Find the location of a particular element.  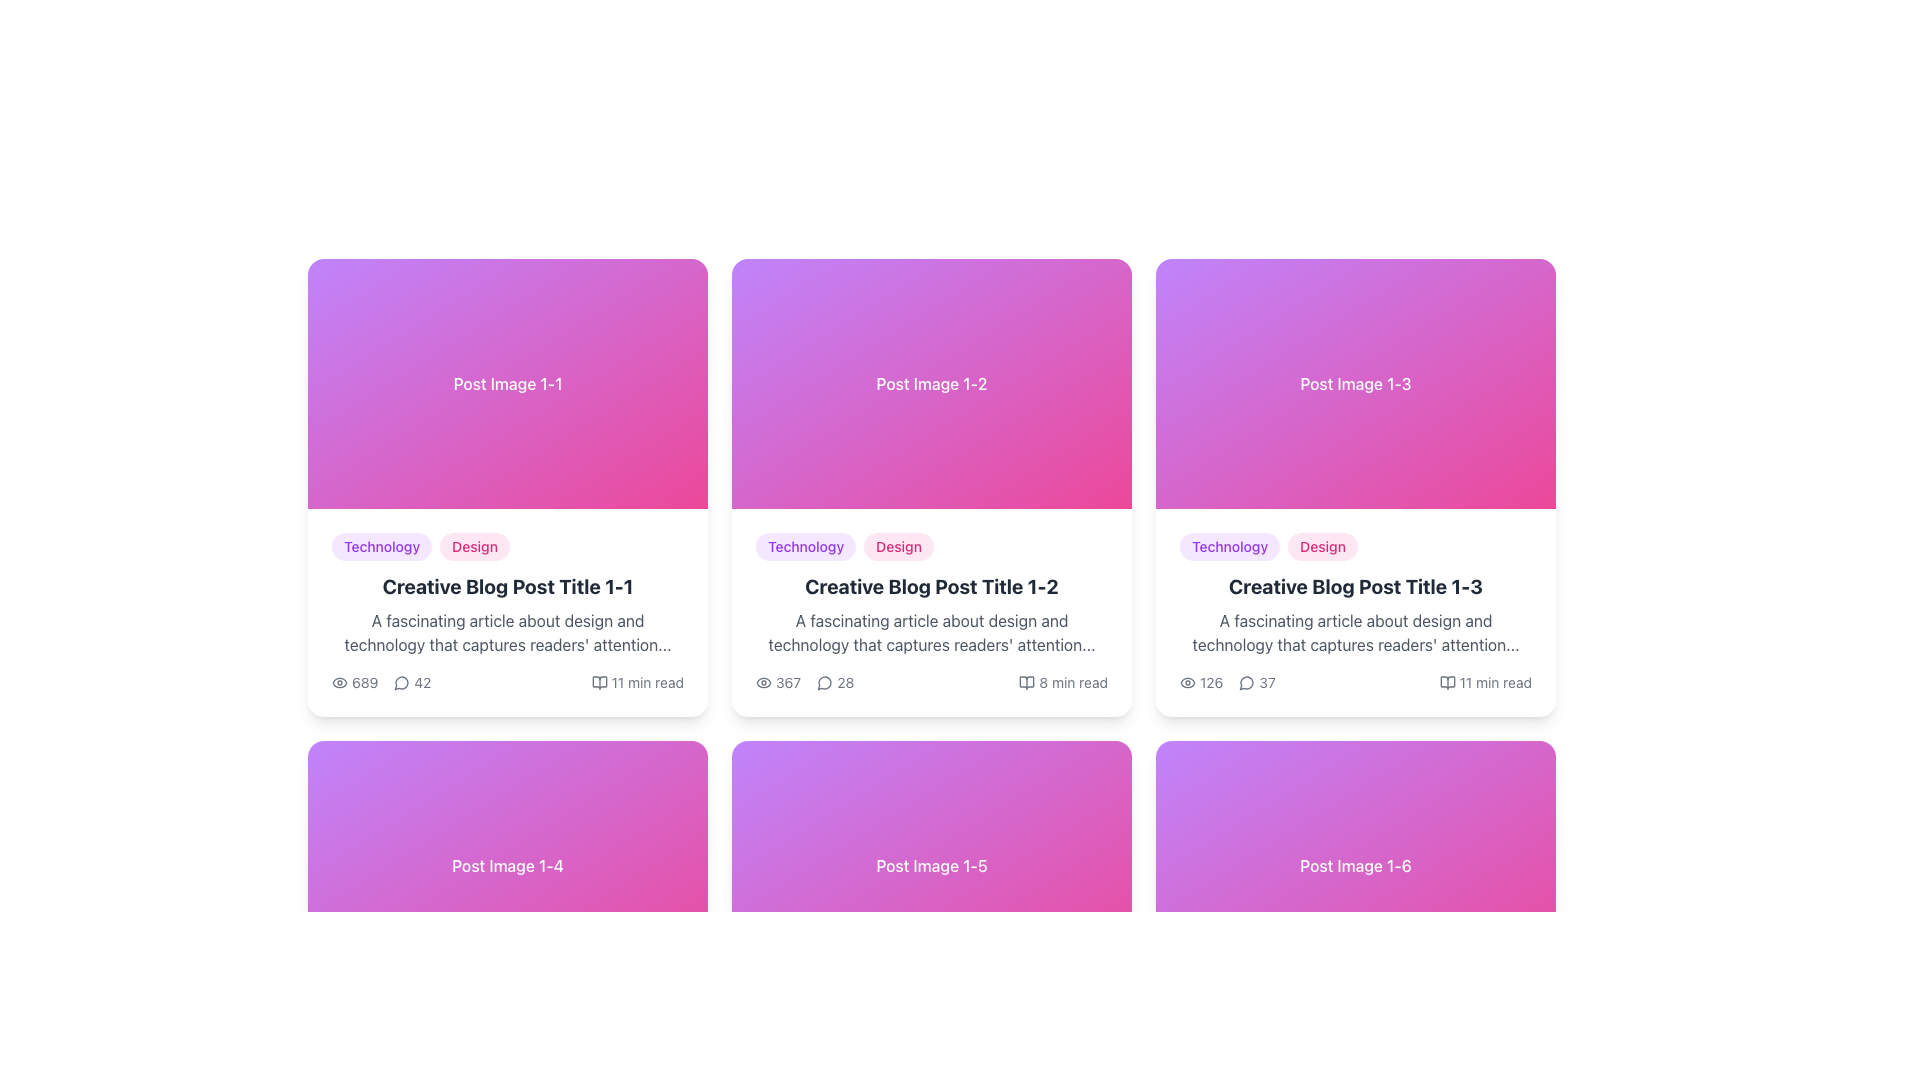

the title of the informational card located in the central column of the second row is located at coordinates (930, 612).